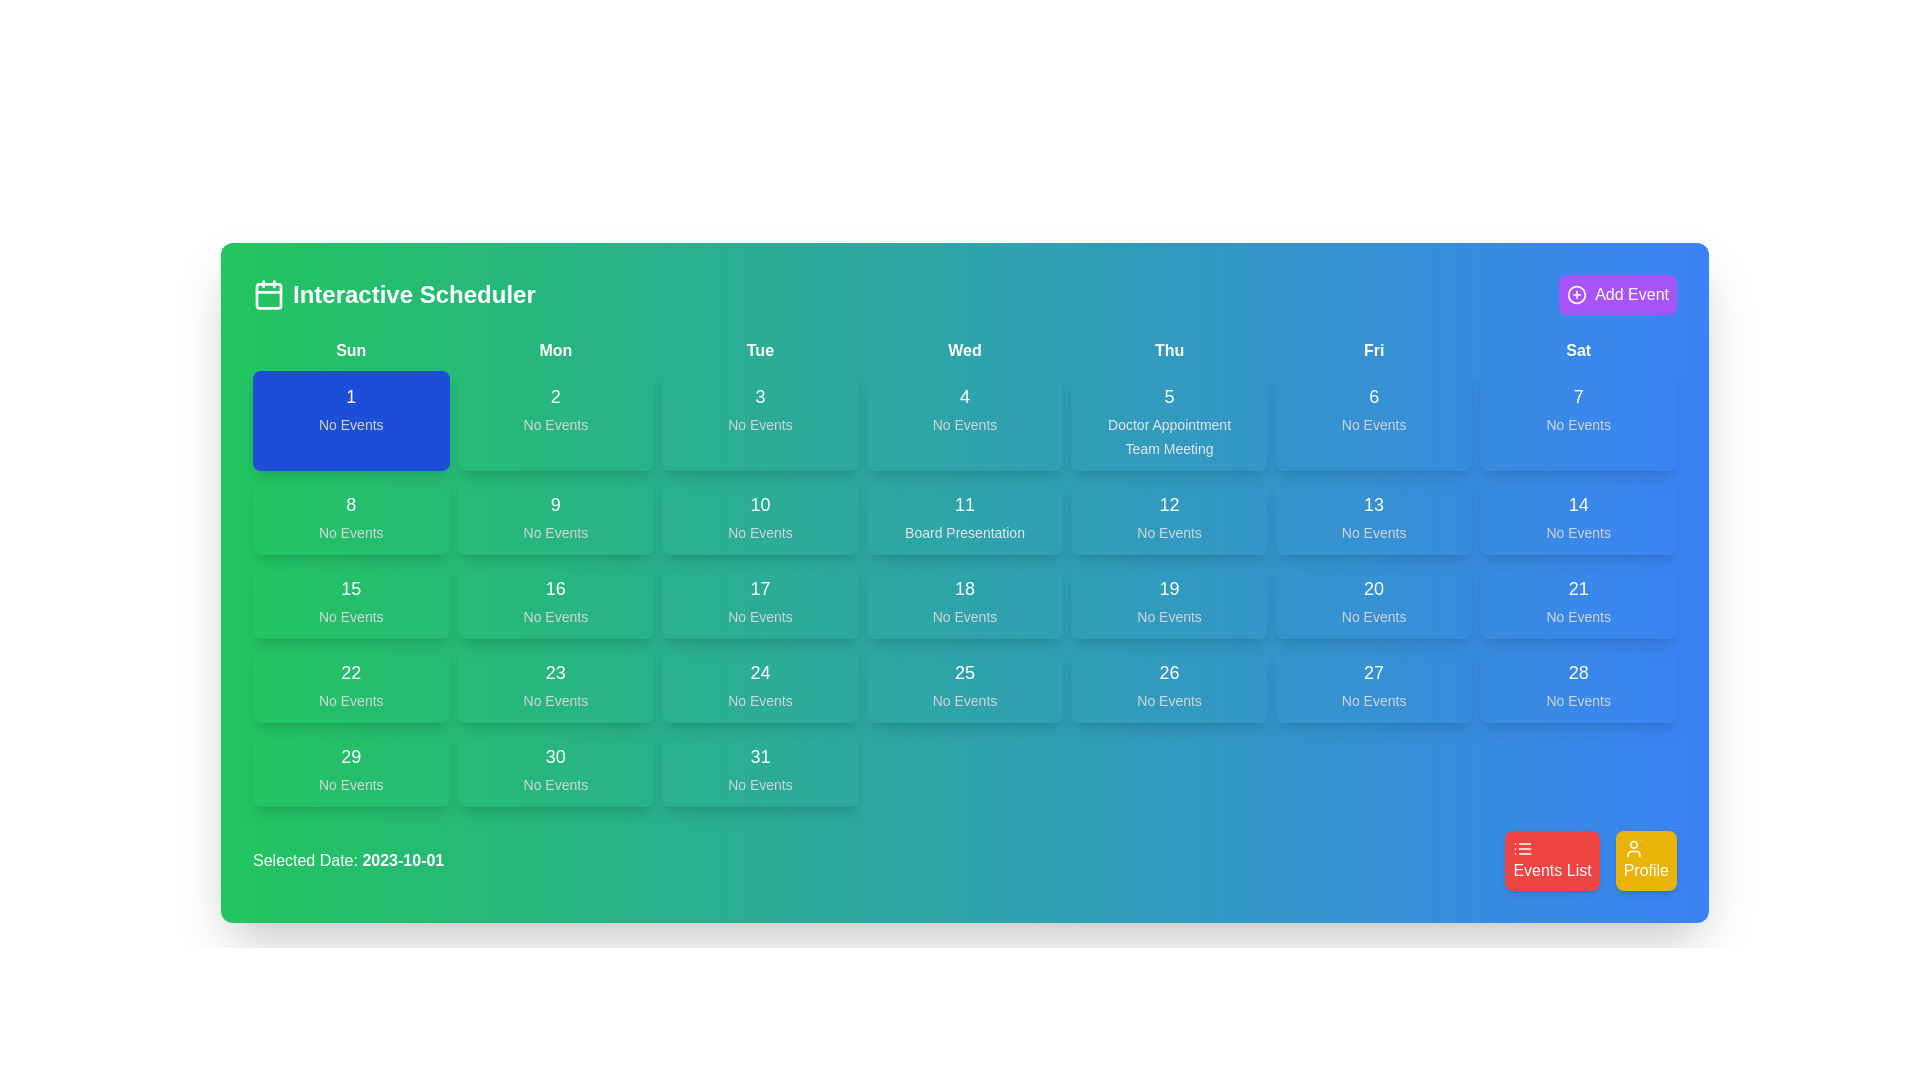 Image resolution: width=1920 pixels, height=1080 pixels. What do you see at coordinates (351, 419) in the screenshot?
I see `the calendar day cell that represents the first day of the month, located in the first column and first row under the 'Sun' header` at bounding box center [351, 419].